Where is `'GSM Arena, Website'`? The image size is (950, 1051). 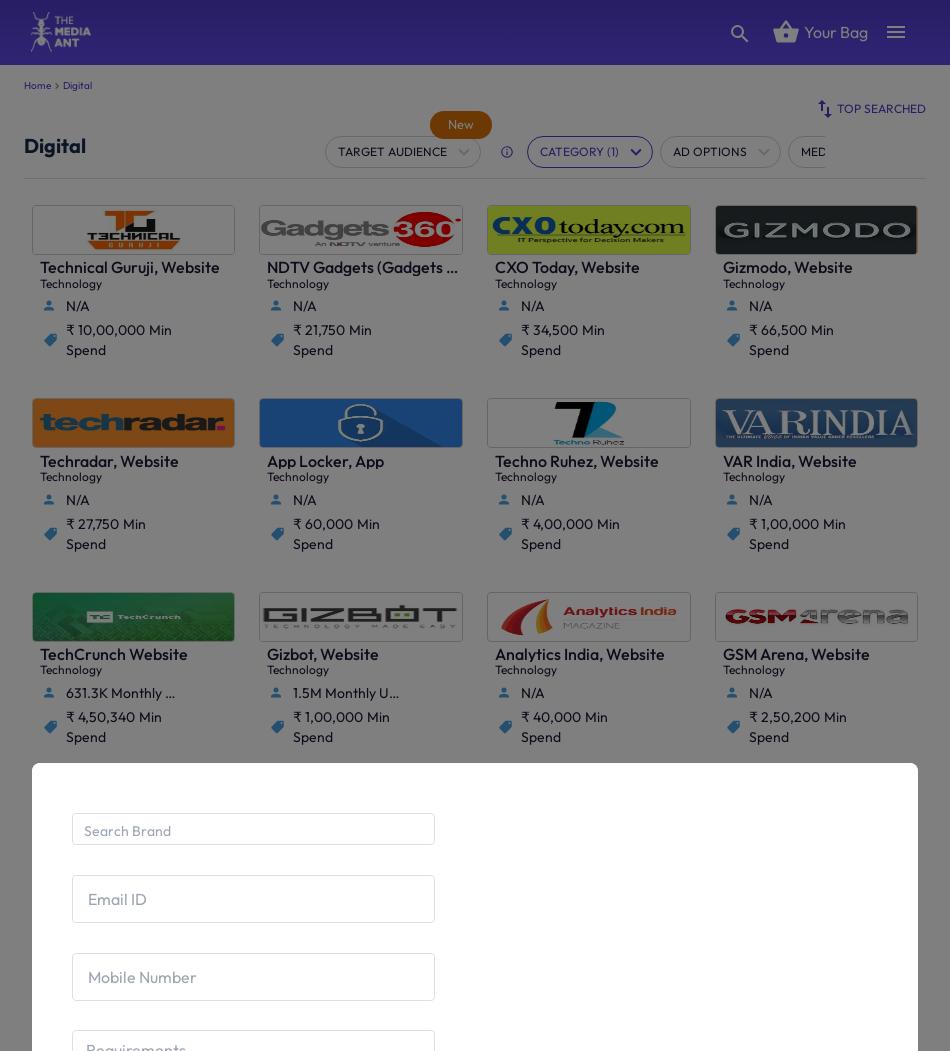 'GSM Arena, Website' is located at coordinates (794, 652).